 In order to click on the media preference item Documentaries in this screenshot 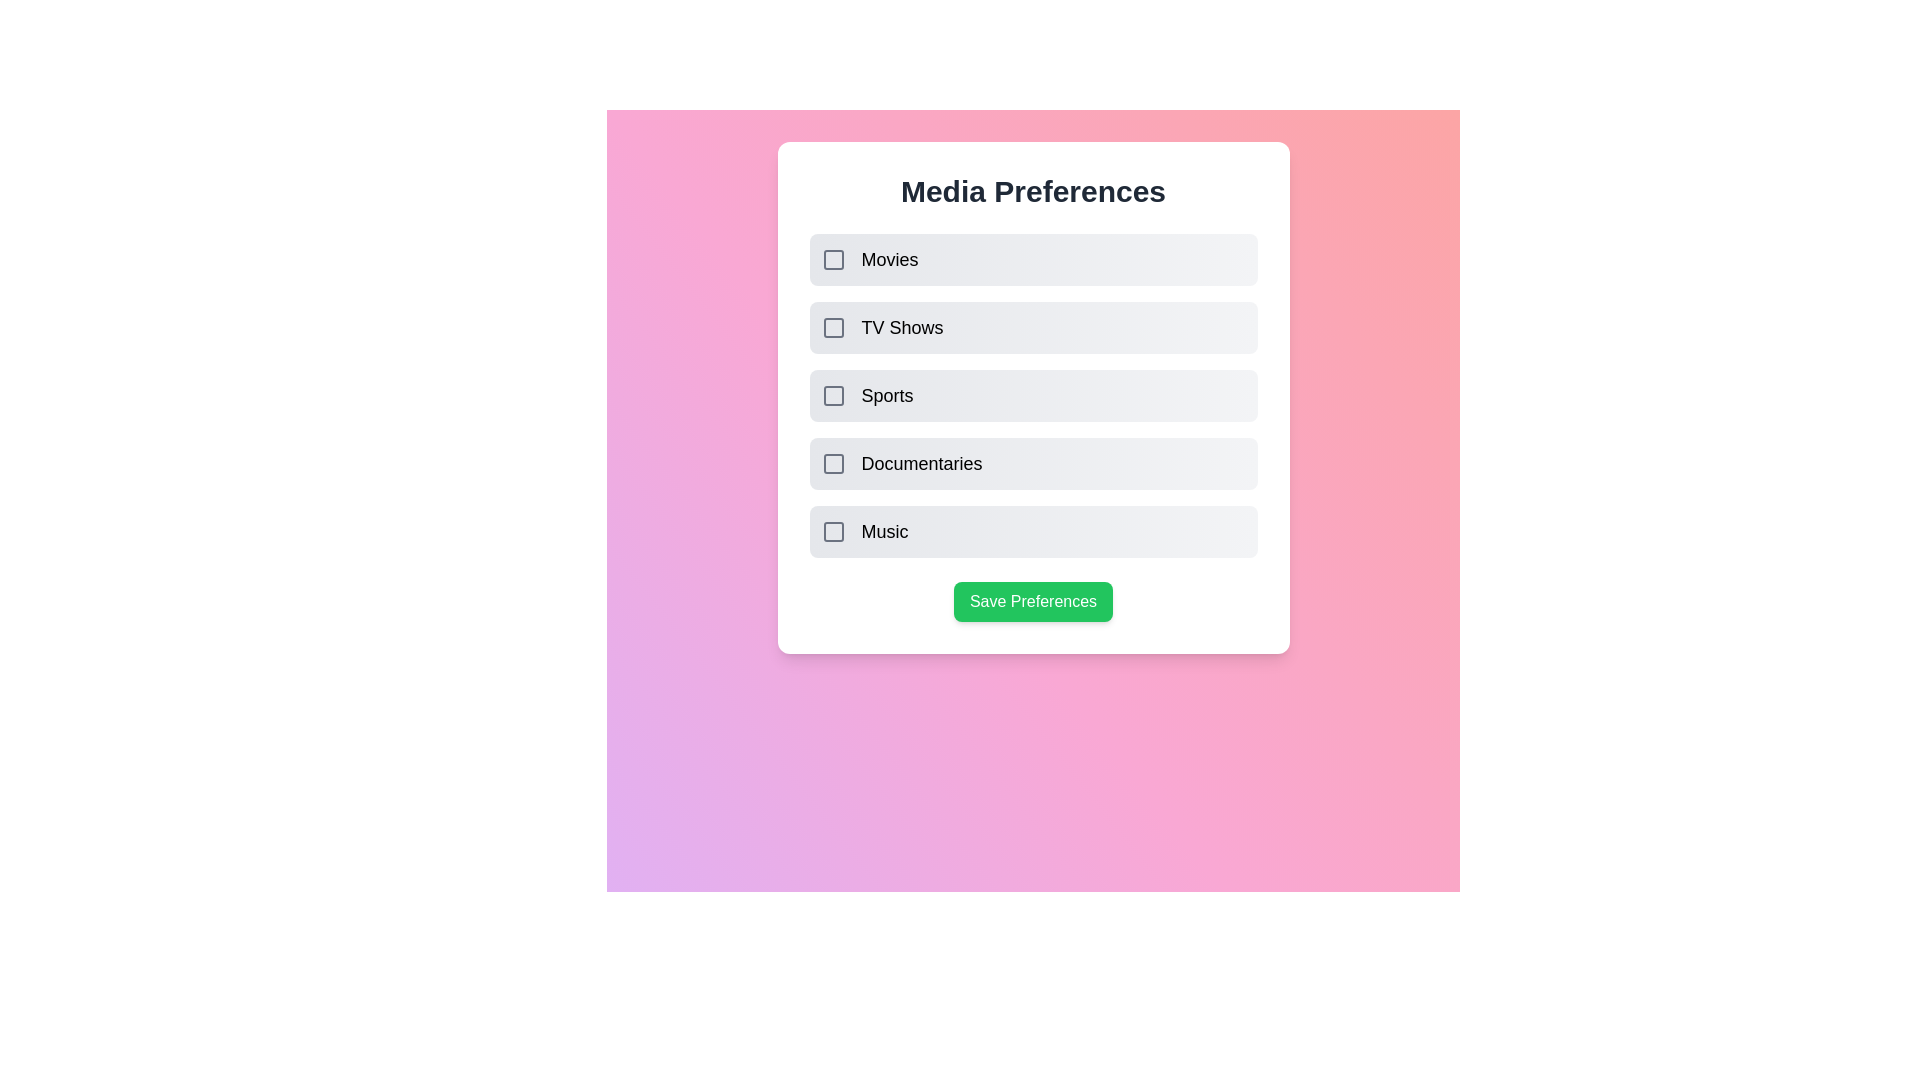, I will do `click(833, 463)`.